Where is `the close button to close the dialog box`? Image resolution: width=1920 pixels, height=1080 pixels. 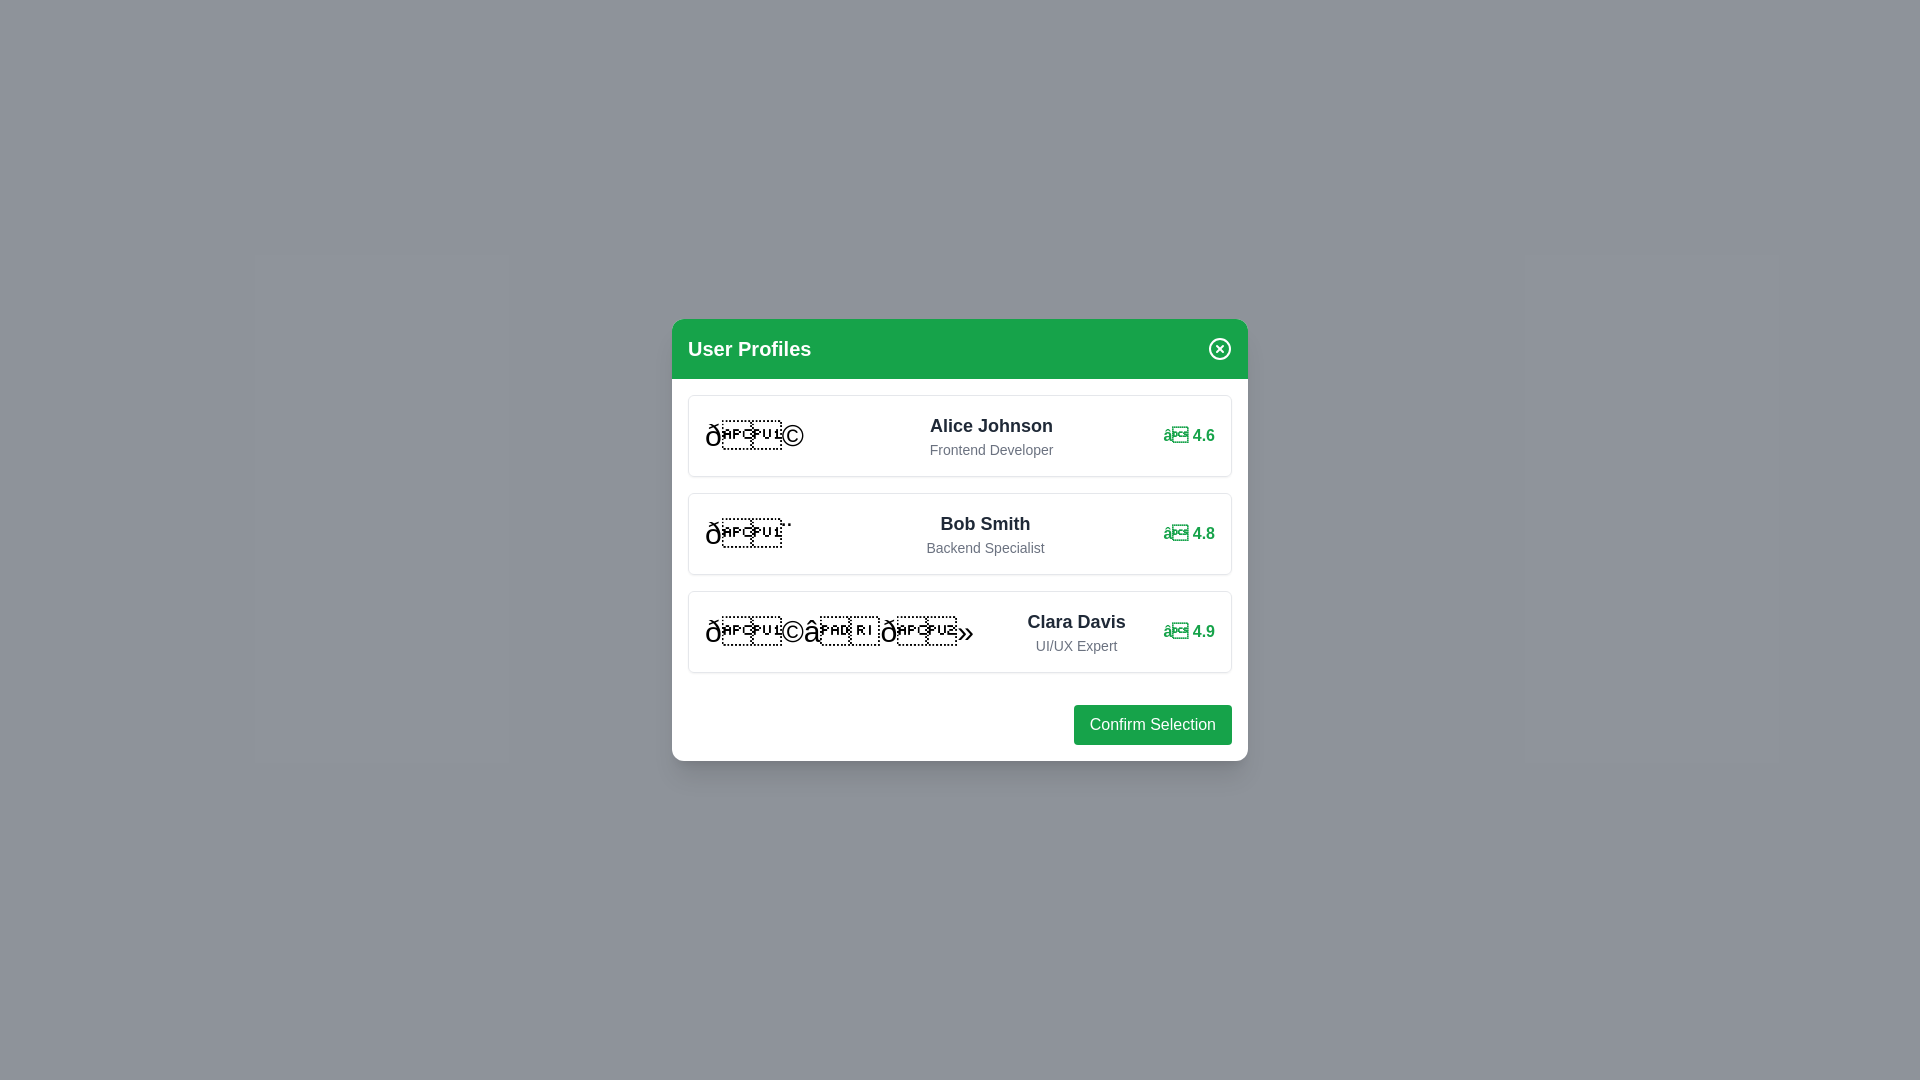
the close button to close the dialog box is located at coordinates (1218, 347).